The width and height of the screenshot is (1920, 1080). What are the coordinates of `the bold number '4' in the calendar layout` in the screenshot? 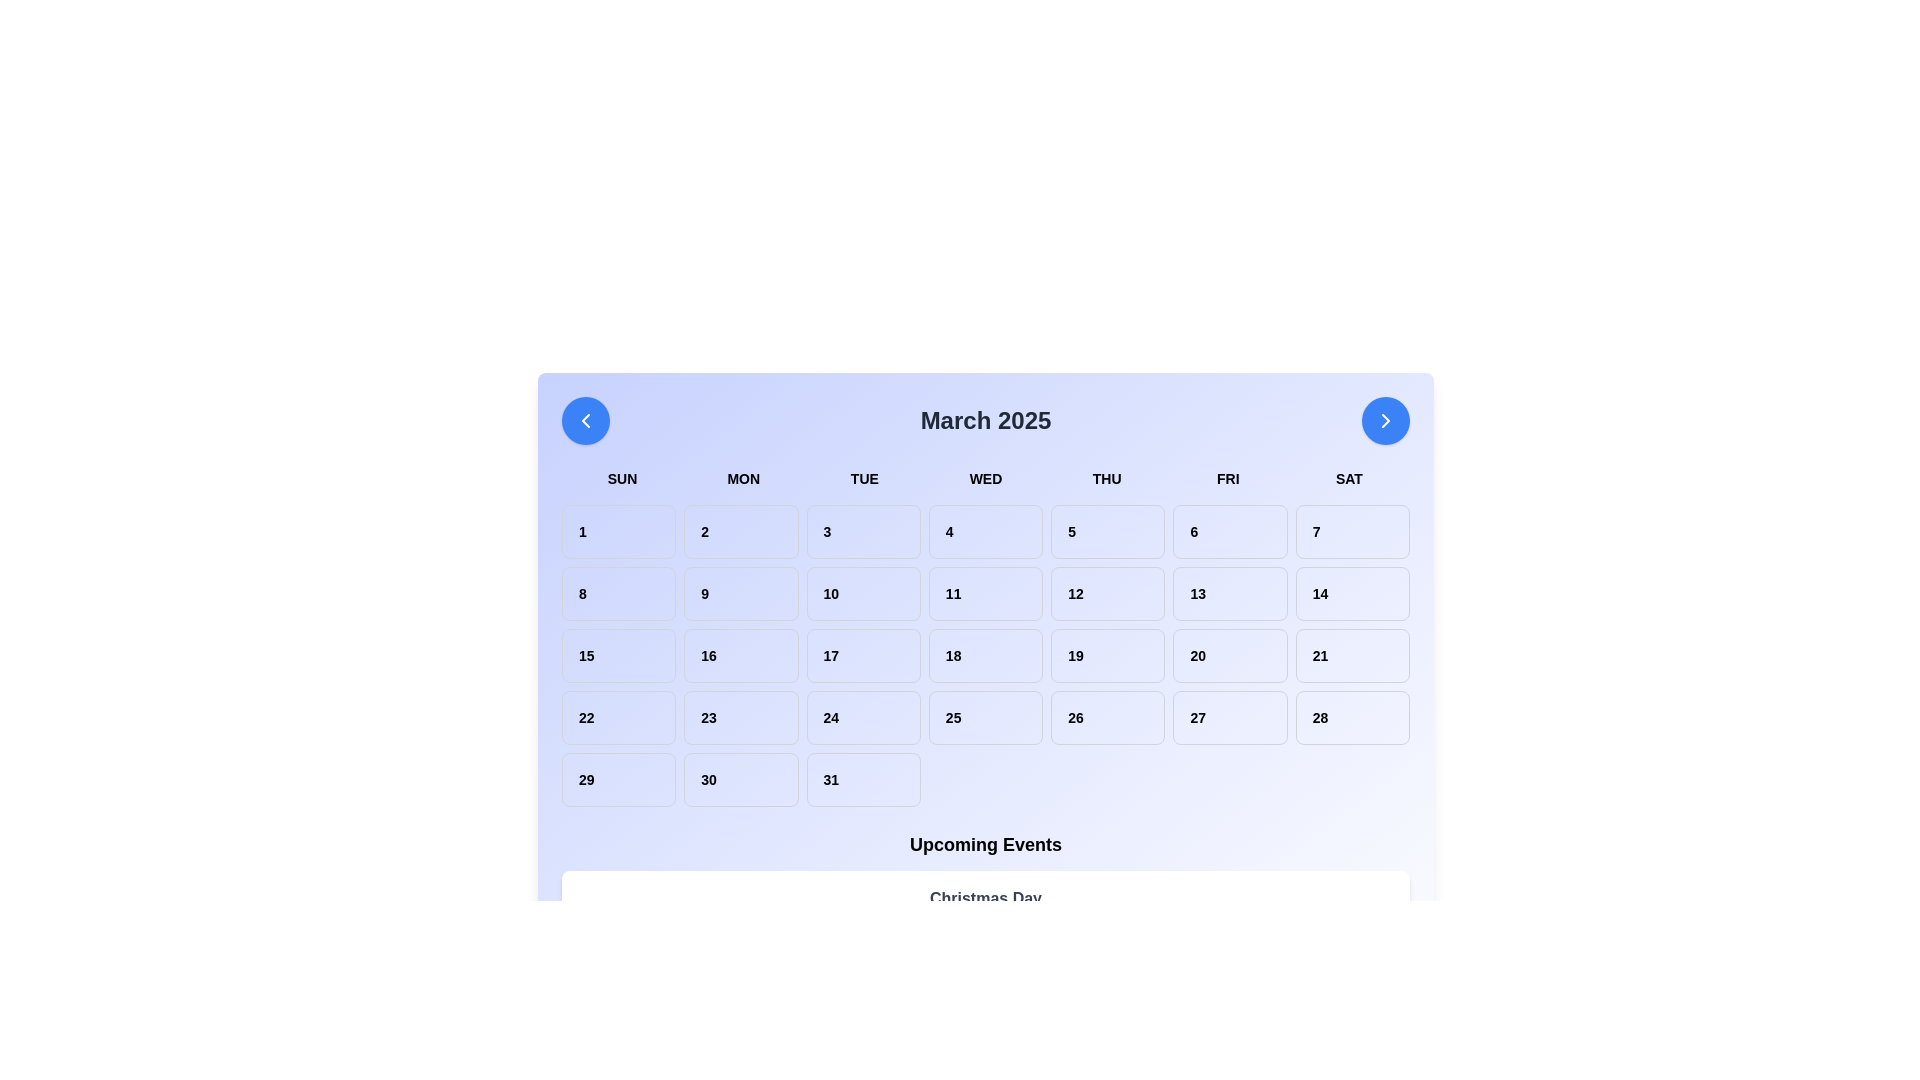 It's located at (985, 531).